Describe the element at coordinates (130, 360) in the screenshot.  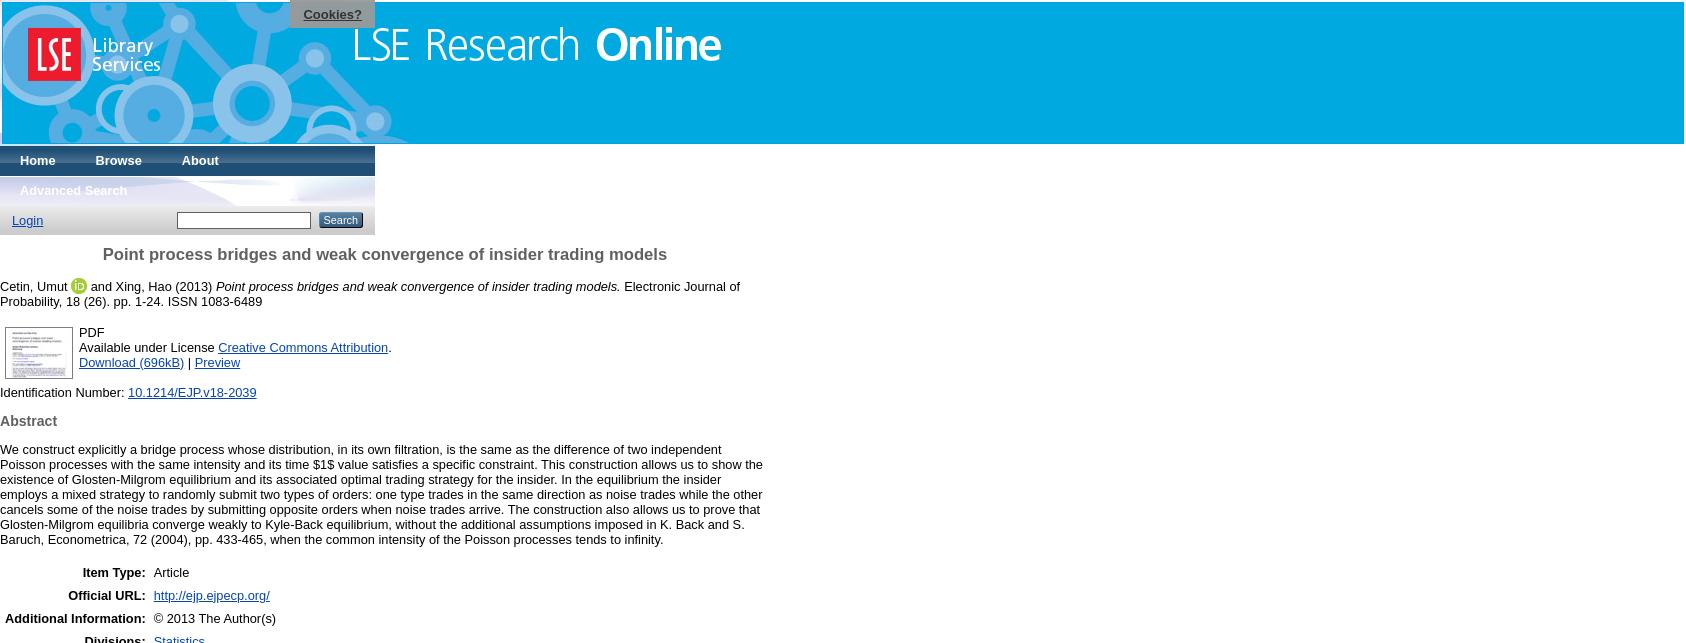
I see `'Download (696kB)'` at that location.